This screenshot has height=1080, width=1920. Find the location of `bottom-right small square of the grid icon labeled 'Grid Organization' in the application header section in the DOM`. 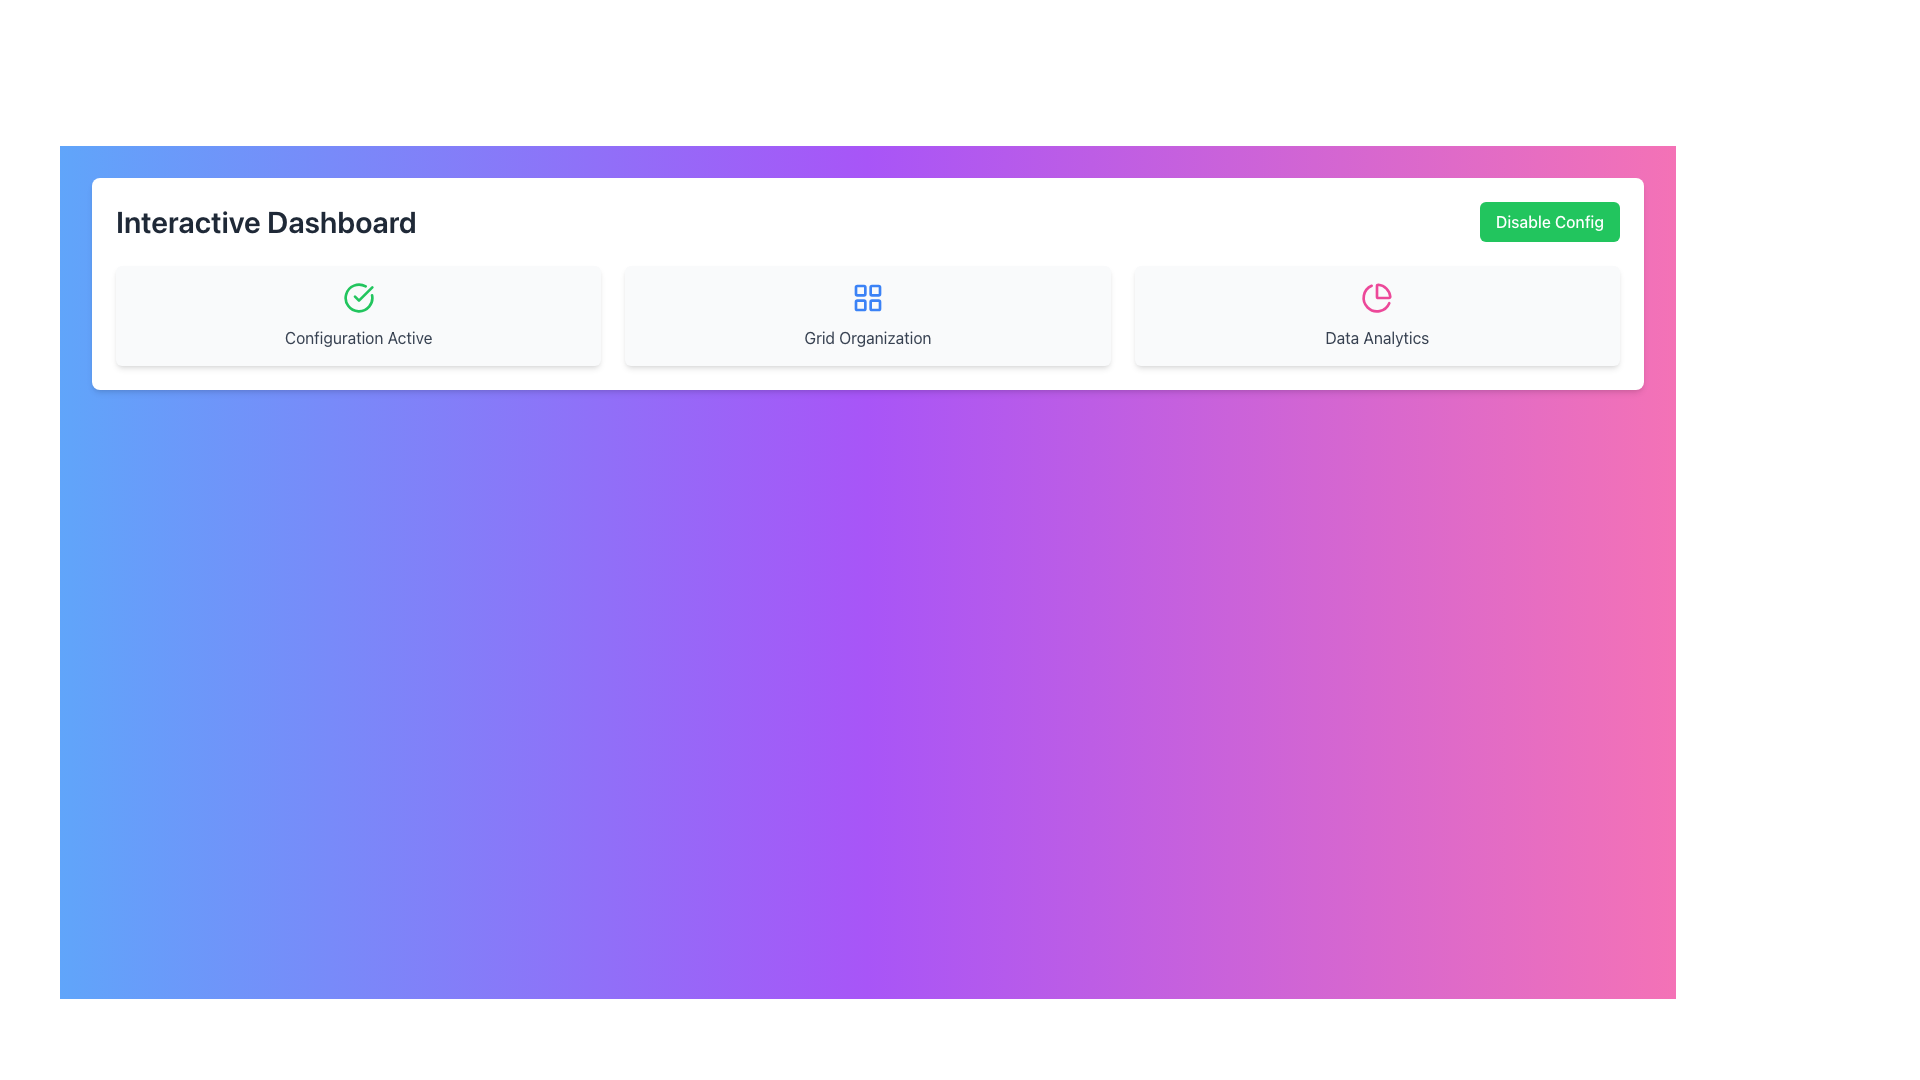

bottom-right small square of the grid icon labeled 'Grid Organization' in the application header section in the DOM is located at coordinates (875, 305).